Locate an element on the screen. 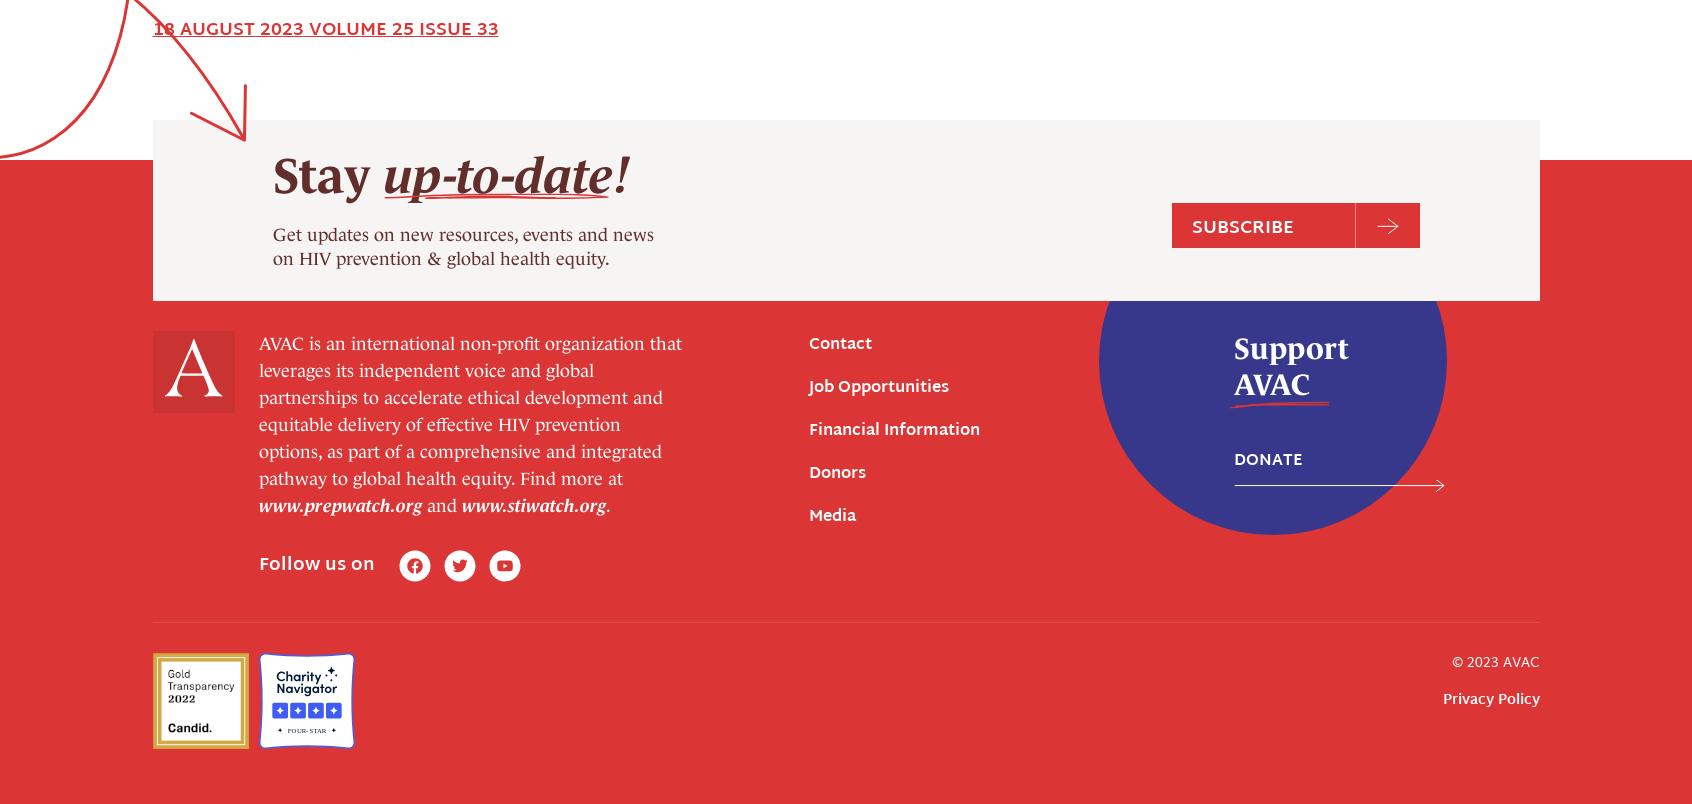  '© 2023 AVAC' is located at coordinates (1495, 302).